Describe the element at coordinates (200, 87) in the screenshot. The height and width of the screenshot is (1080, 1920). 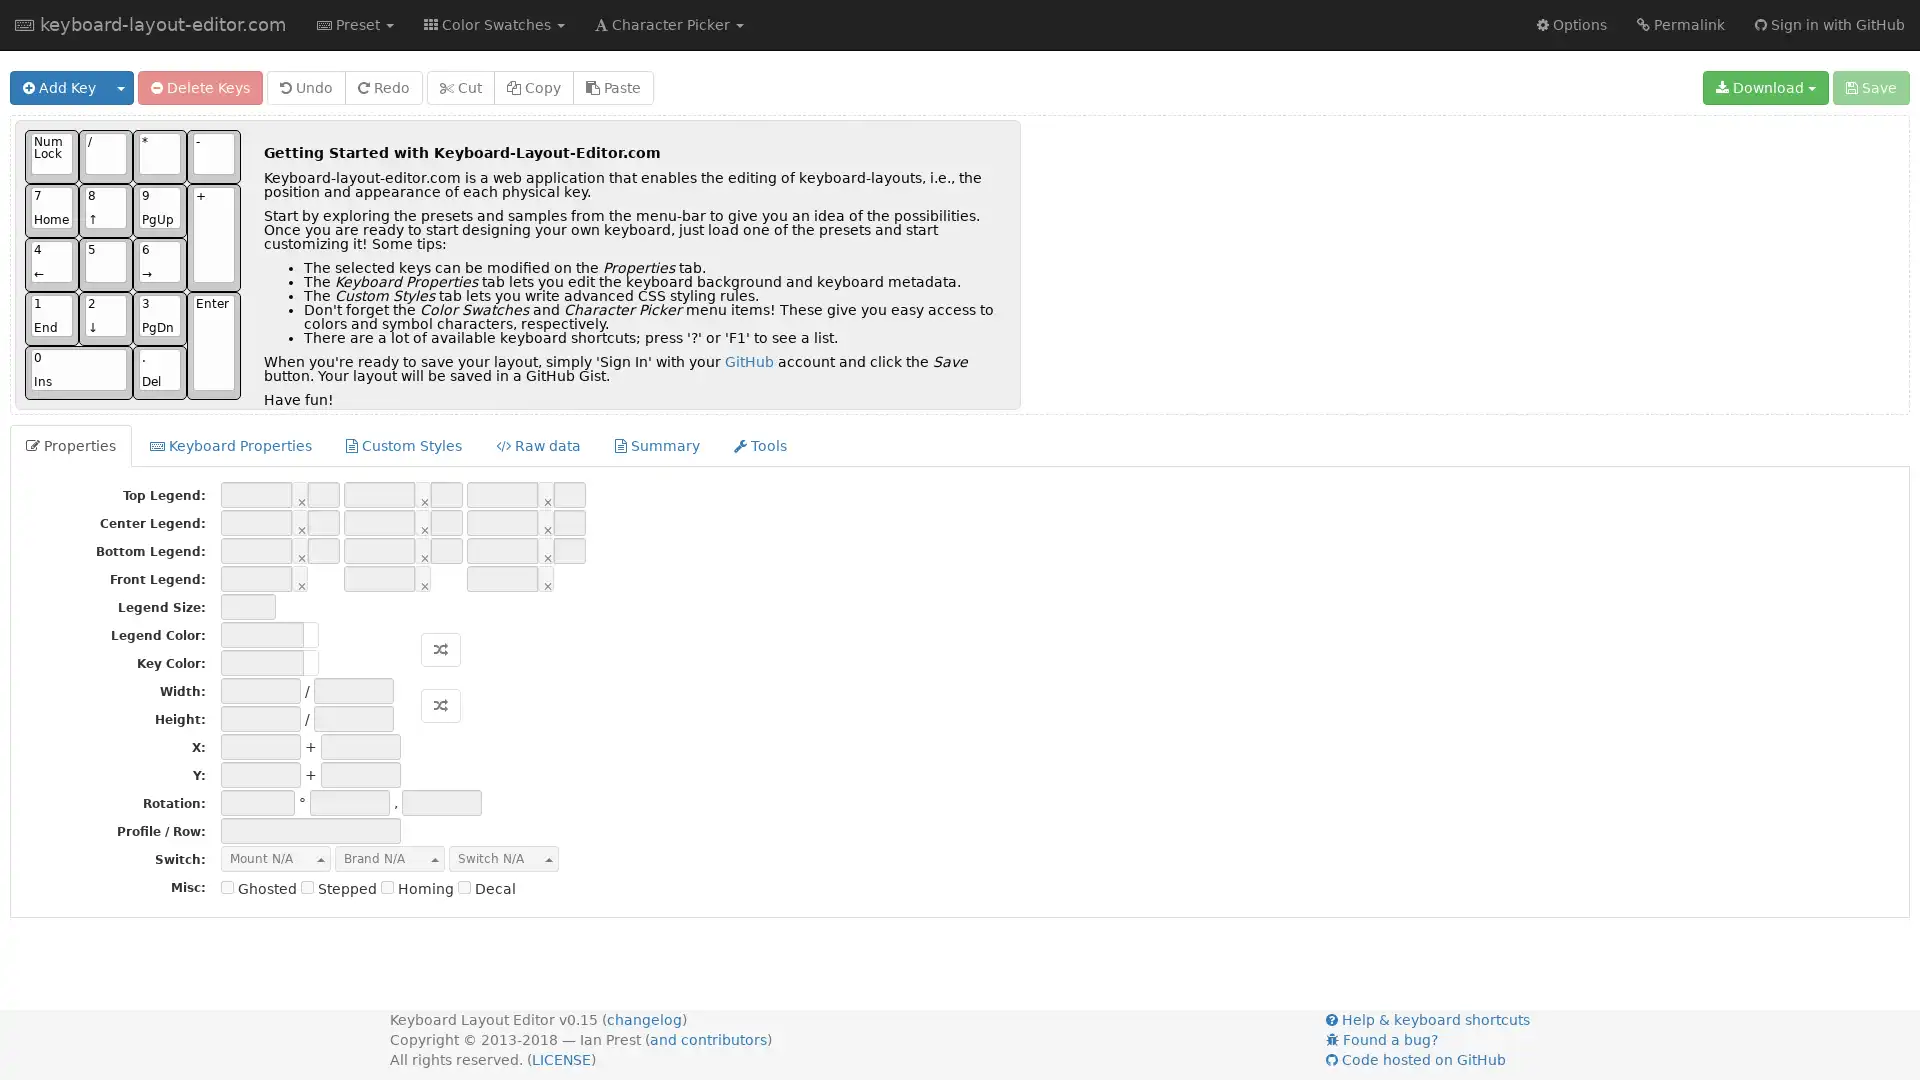
I see `Delete Keys` at that location.